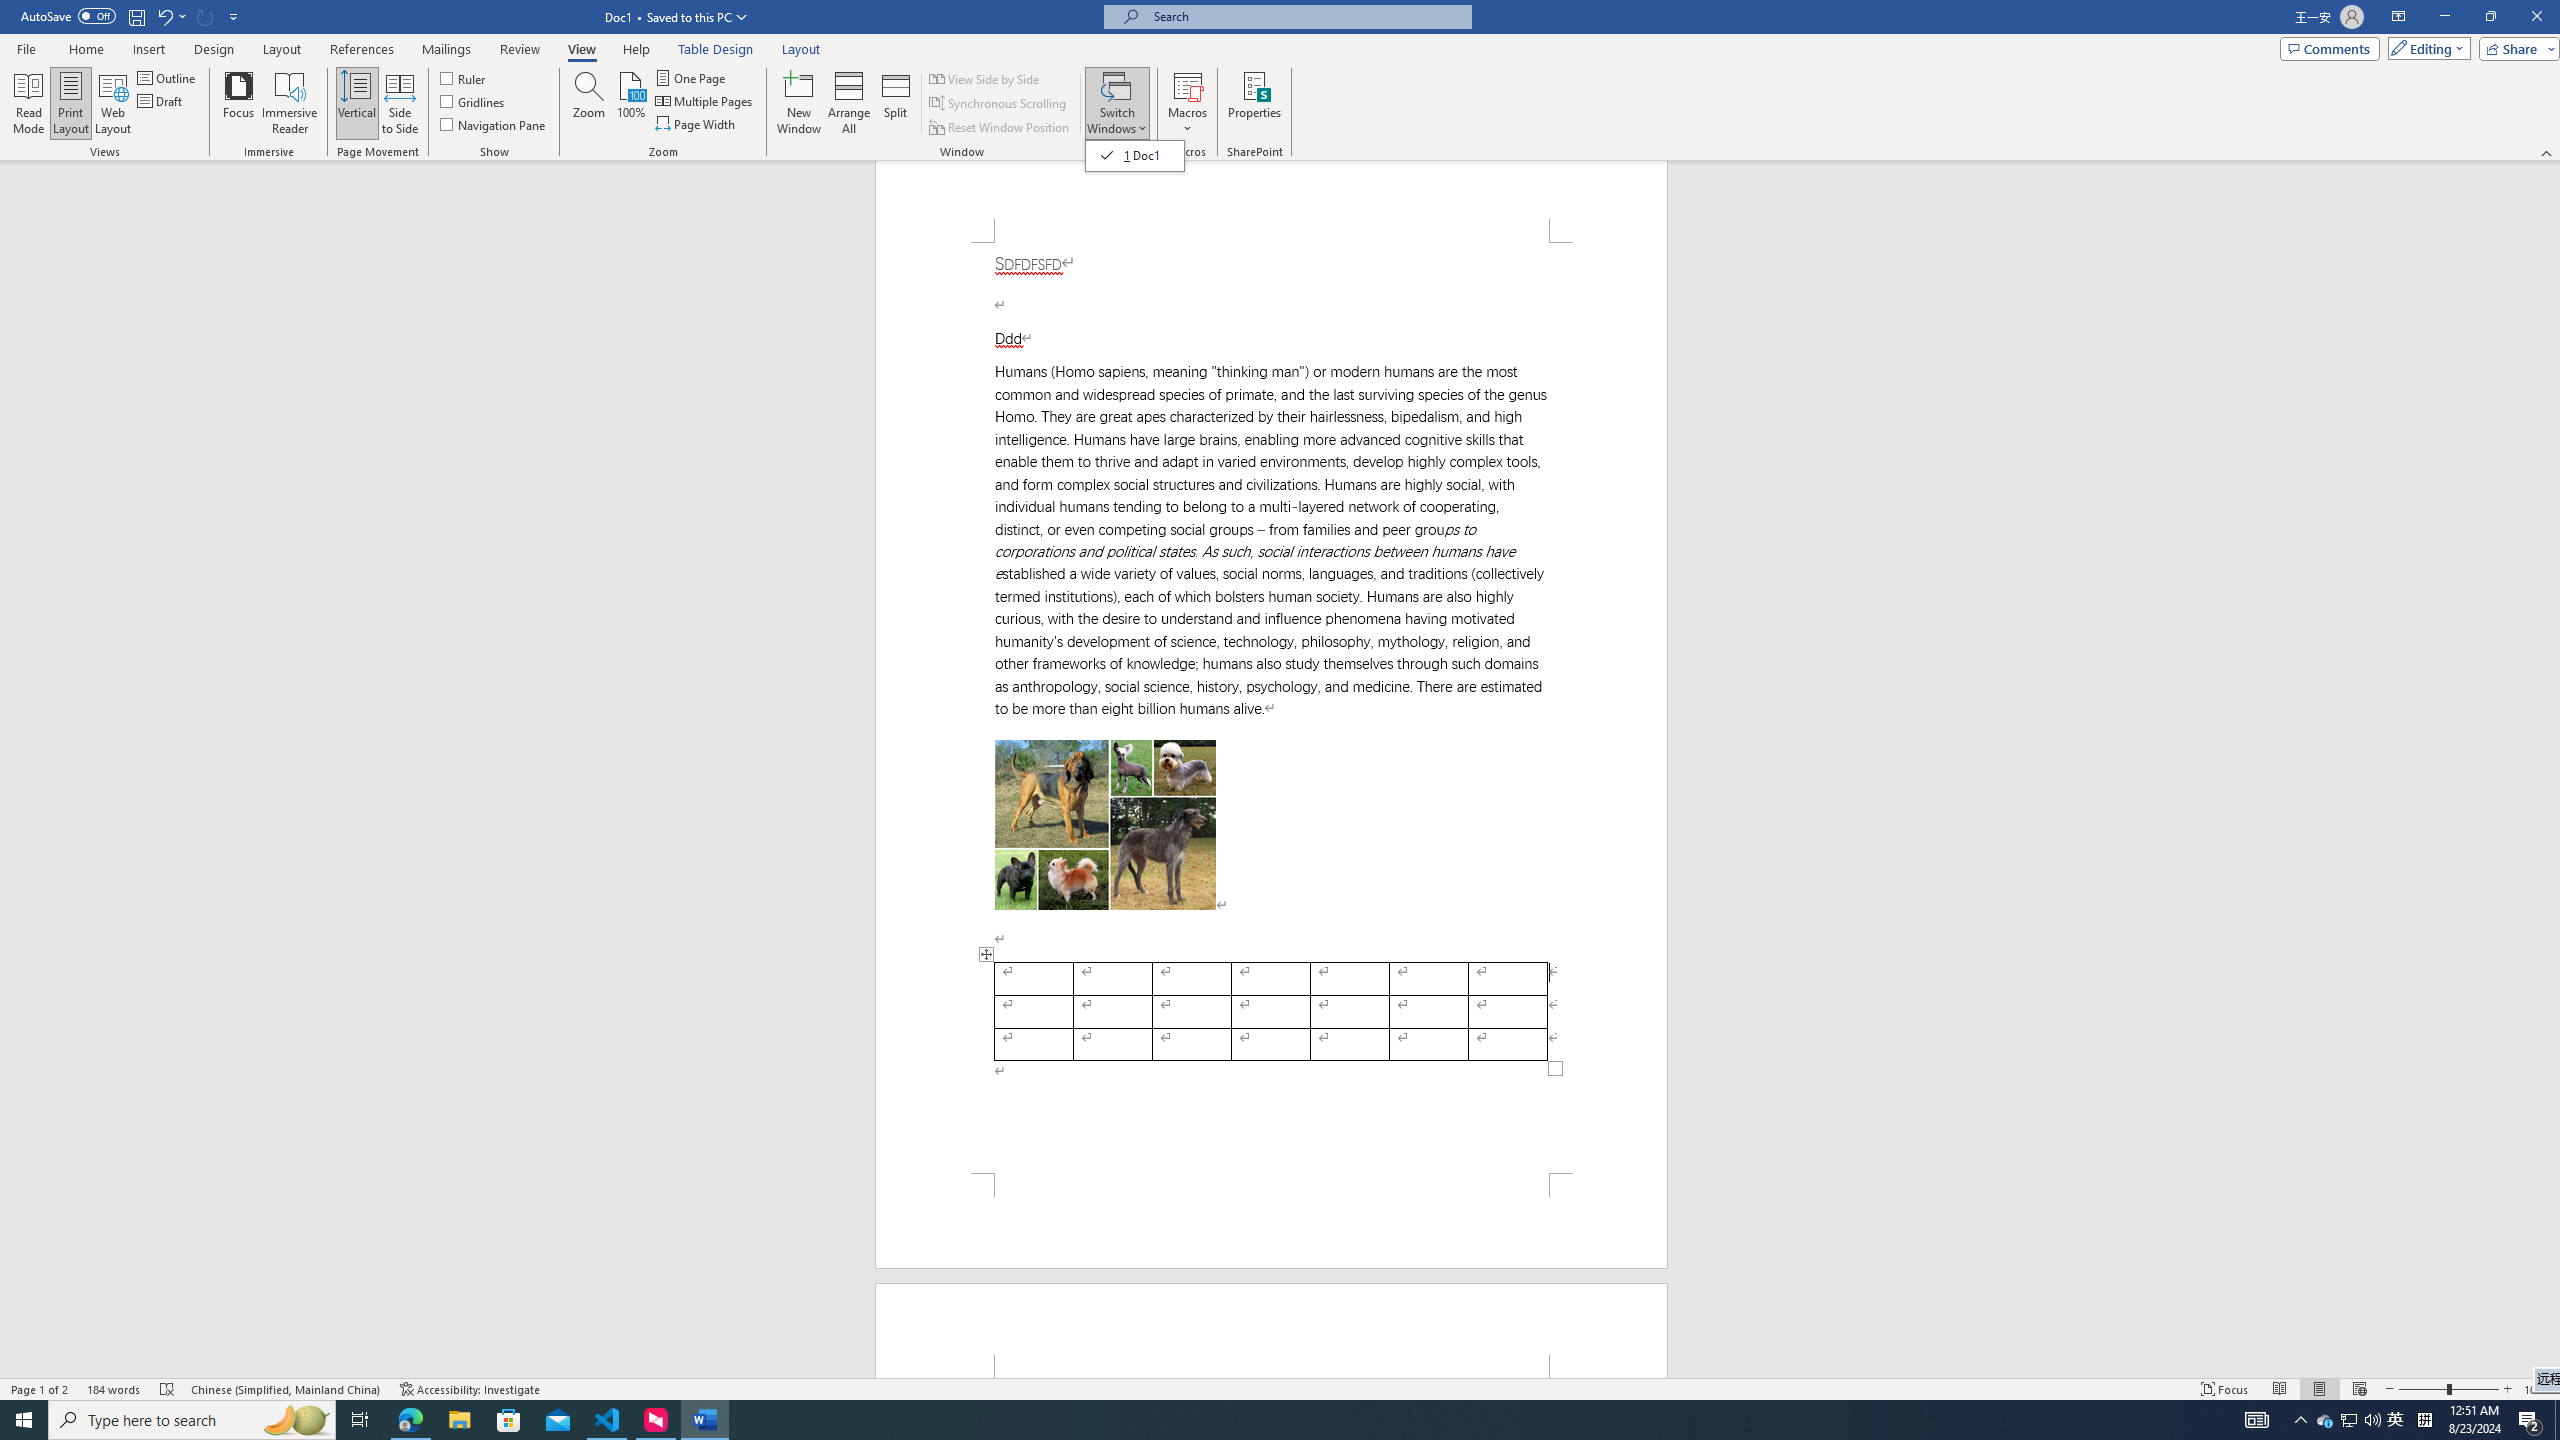 This screenshot has width=2560, height=1440. I want to click on 'Ribbon Display Options', so click(2397, 16).